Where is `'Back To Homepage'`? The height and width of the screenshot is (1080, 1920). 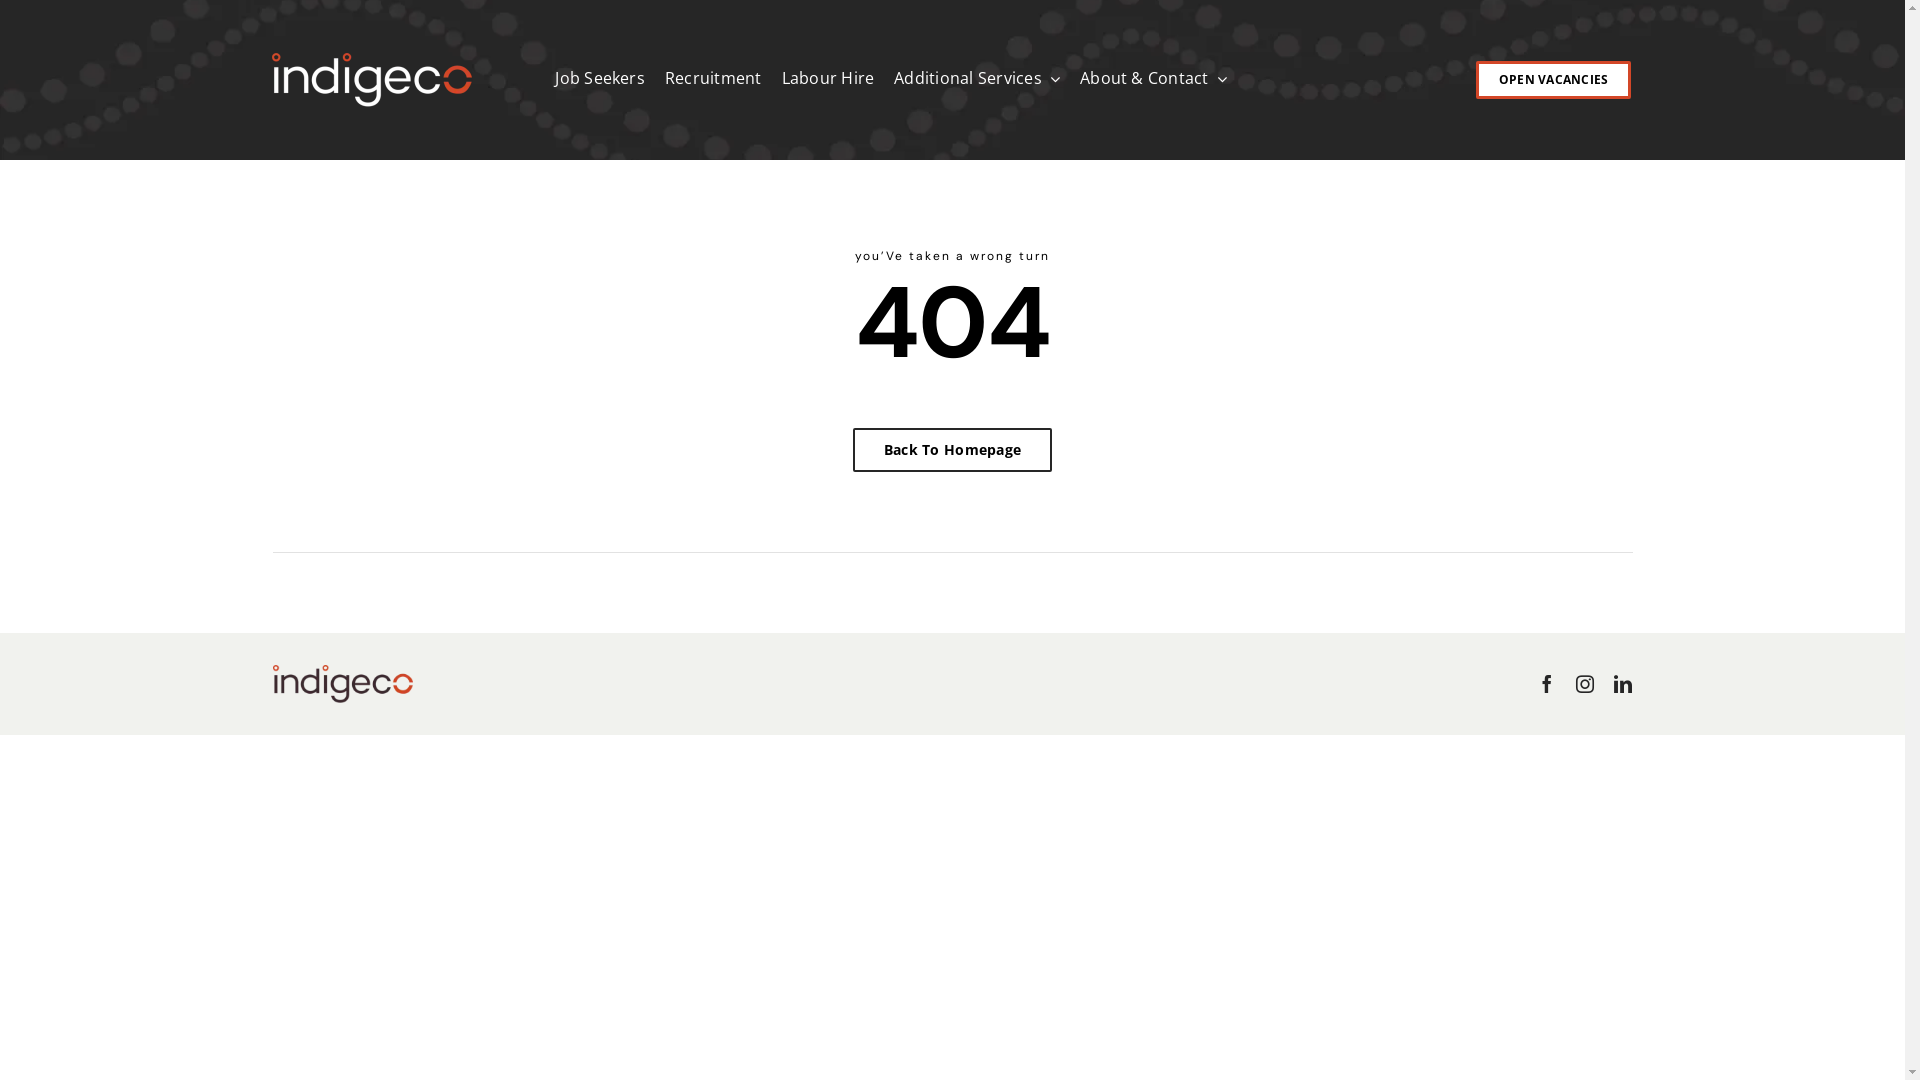
'Back To Homepage' is located at coordinates (951, 450).